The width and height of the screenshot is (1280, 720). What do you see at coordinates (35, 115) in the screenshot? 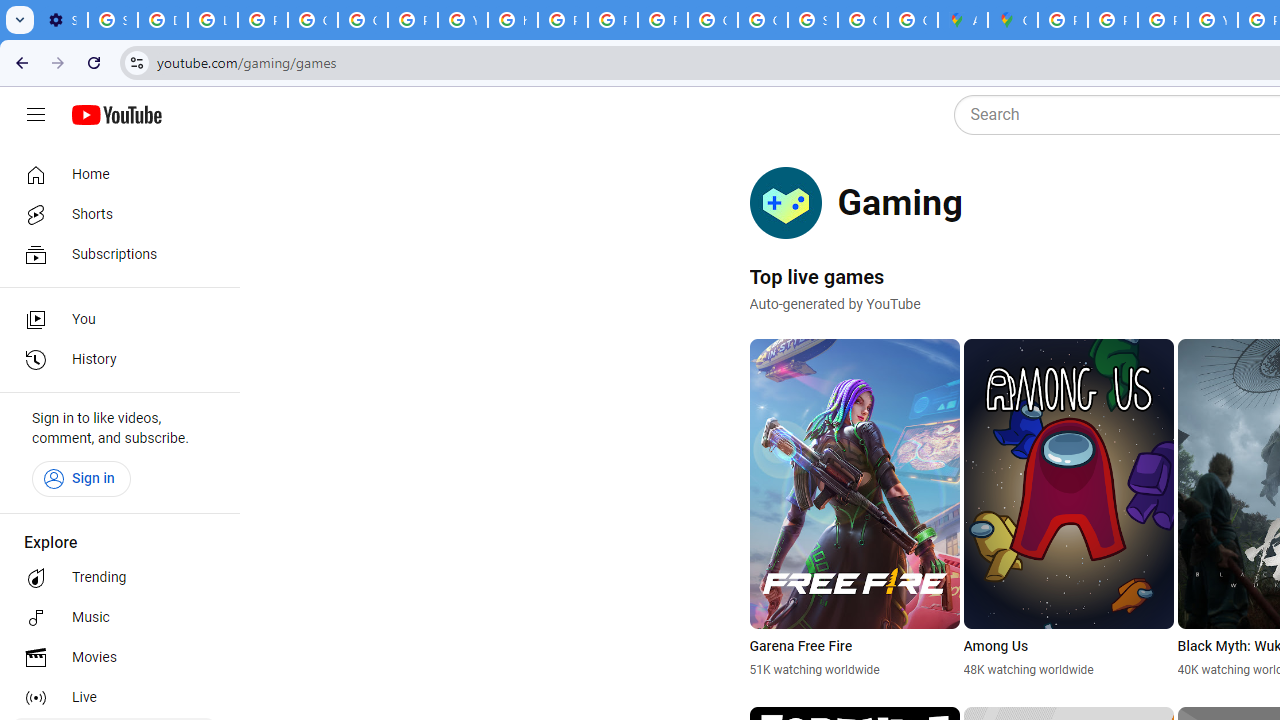
I see `'Guide'` at bounding box center [35, 115].